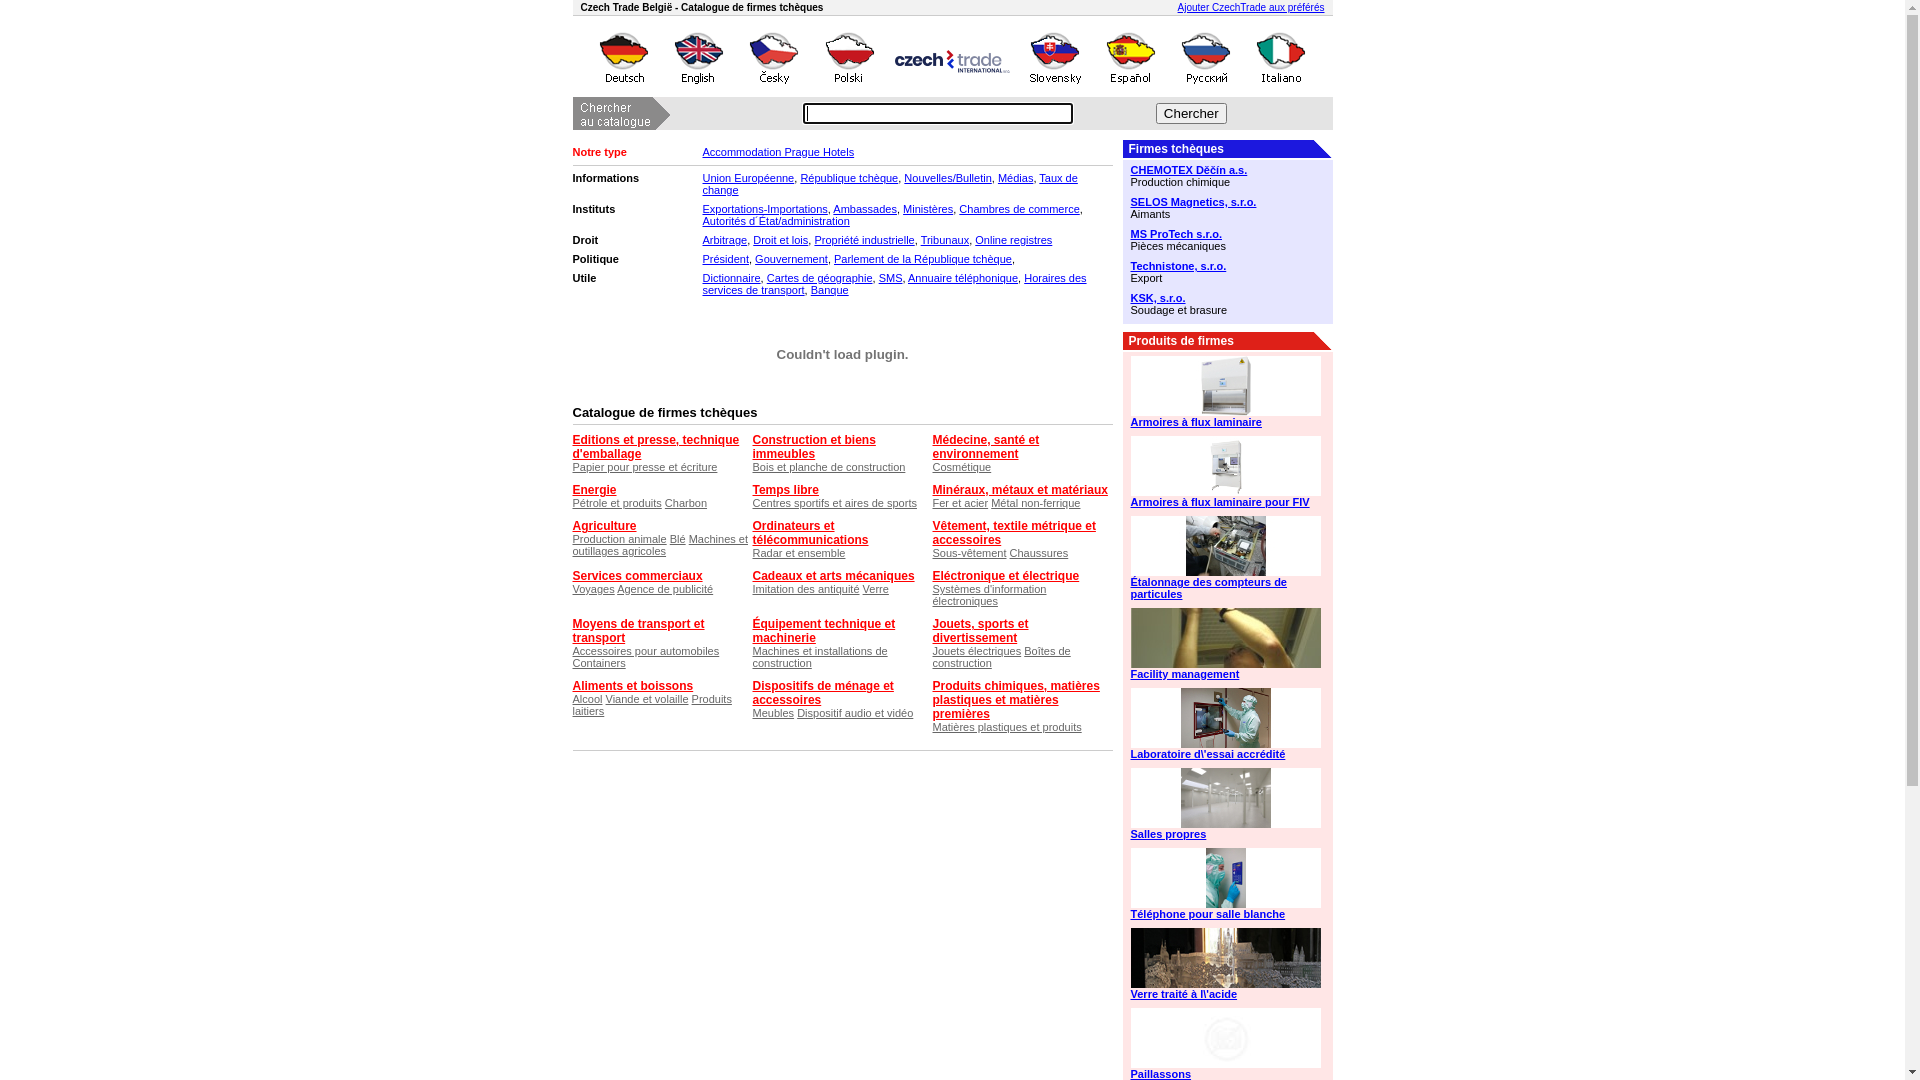 Image resolution: width=1920 pixels, height=1080 pixels. Describe the element at coordinates (784, 489) in the screenshot. I see `'Temps libre'` at that location.